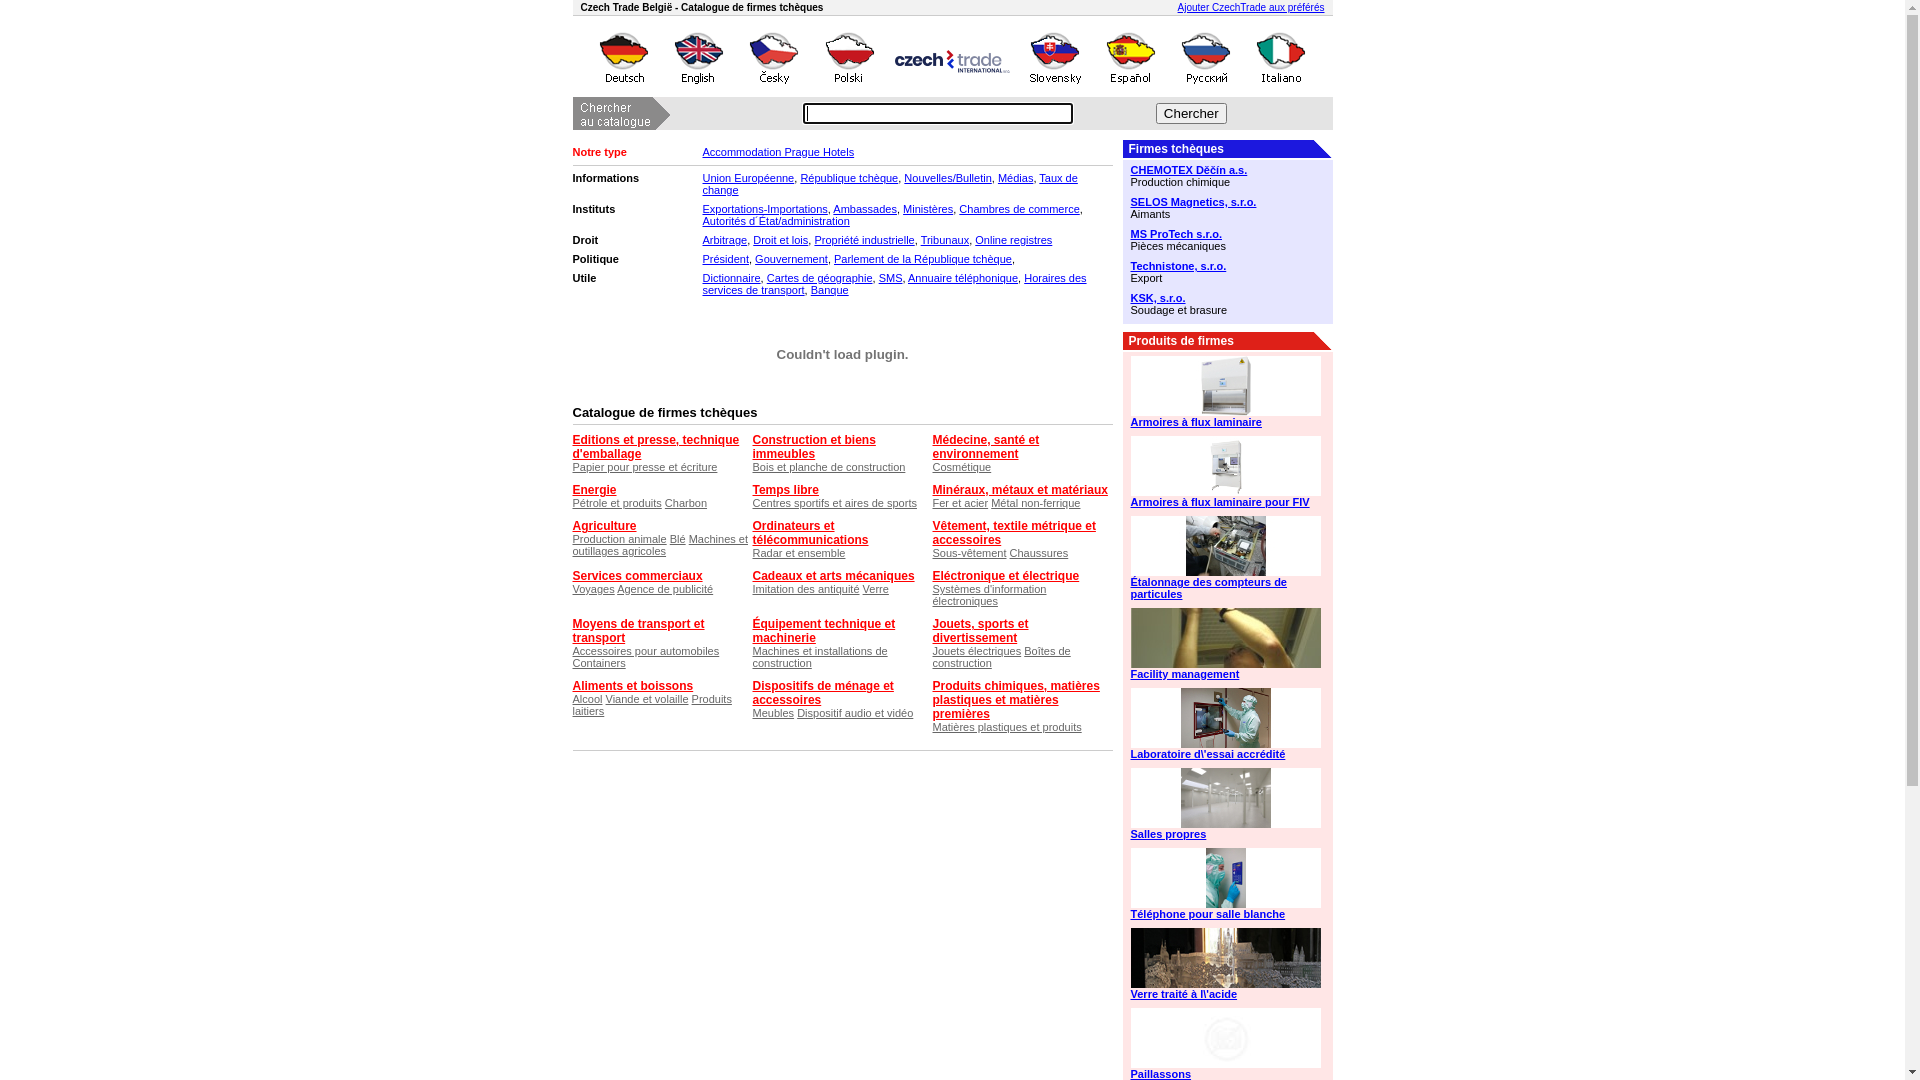 Image resolution: width=1920 pixels, height=1080 pixels. Describe the element at coordinates (784, 489) in the screenshot. I see `'Temps libre'` at that location.